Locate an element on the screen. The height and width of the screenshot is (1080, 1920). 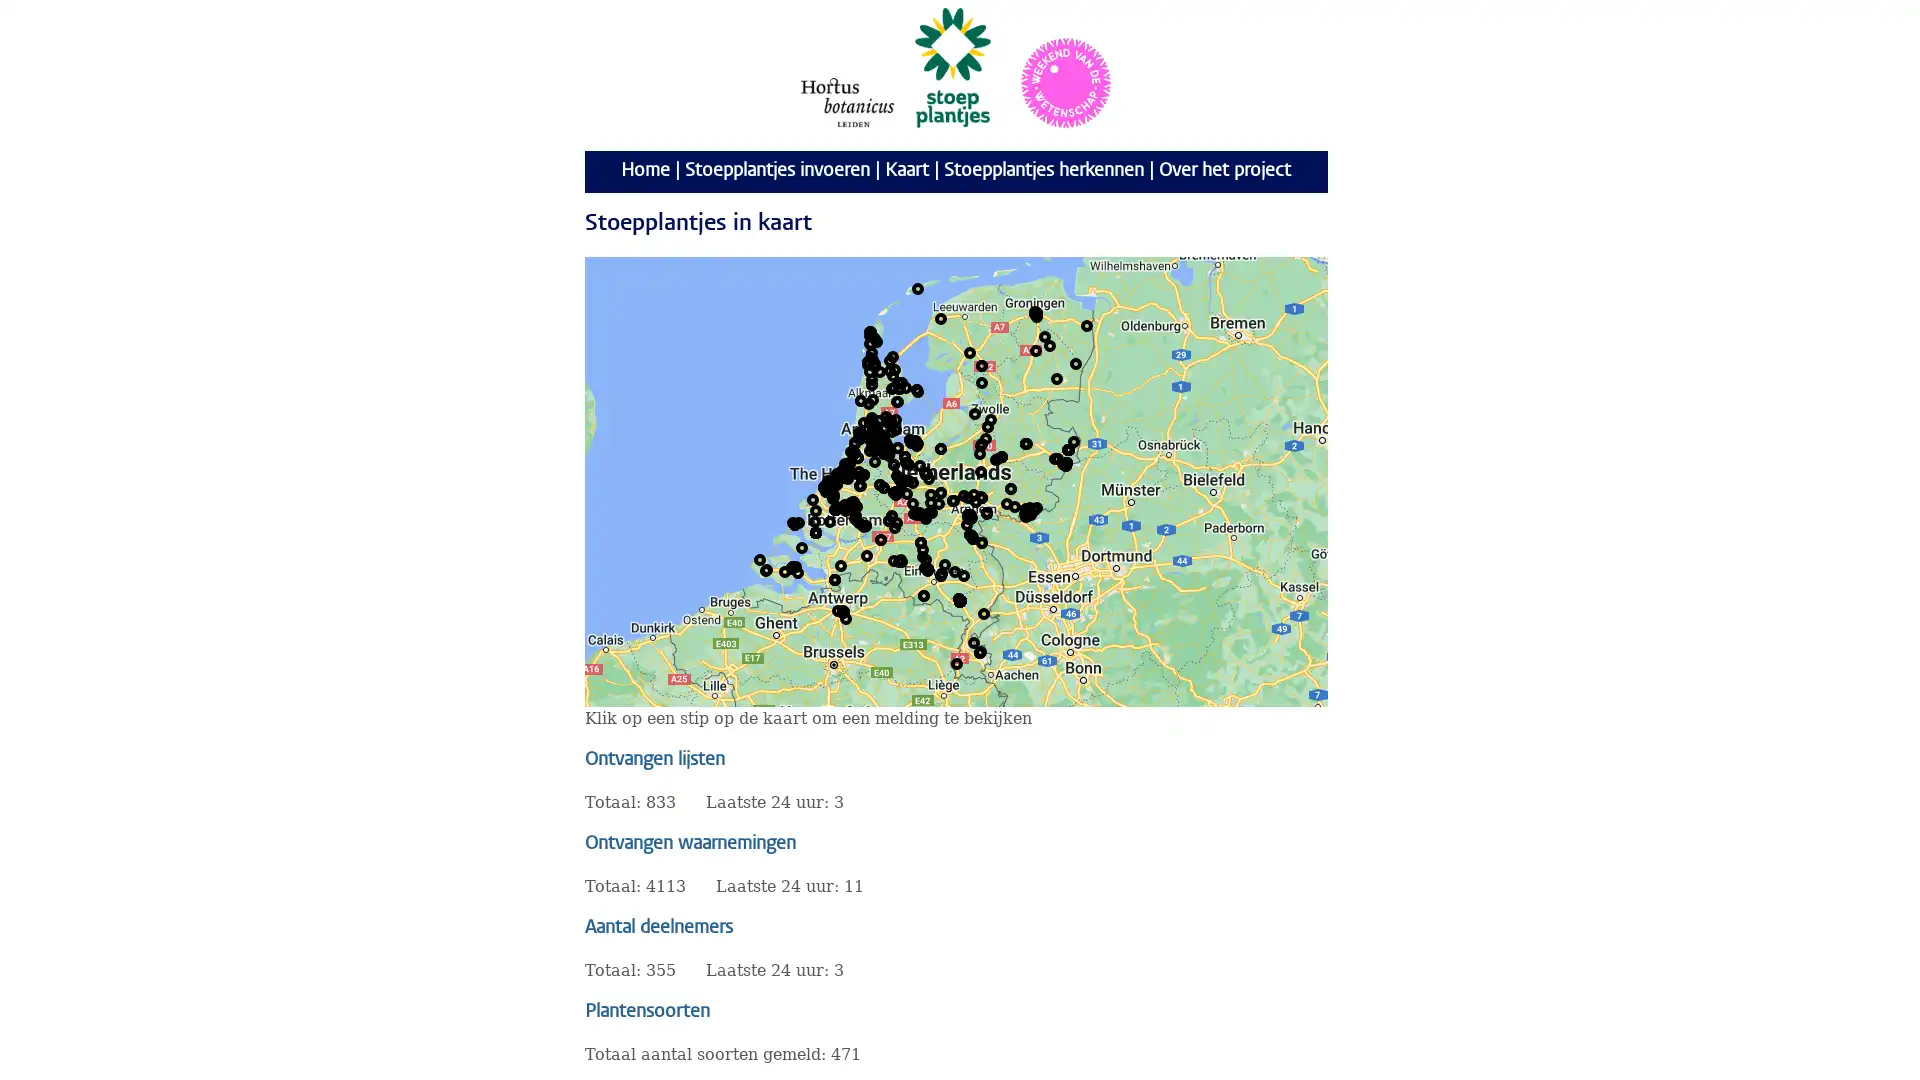
Telling van Linn op 14 april 2022 is located at coordinates (882, 439).